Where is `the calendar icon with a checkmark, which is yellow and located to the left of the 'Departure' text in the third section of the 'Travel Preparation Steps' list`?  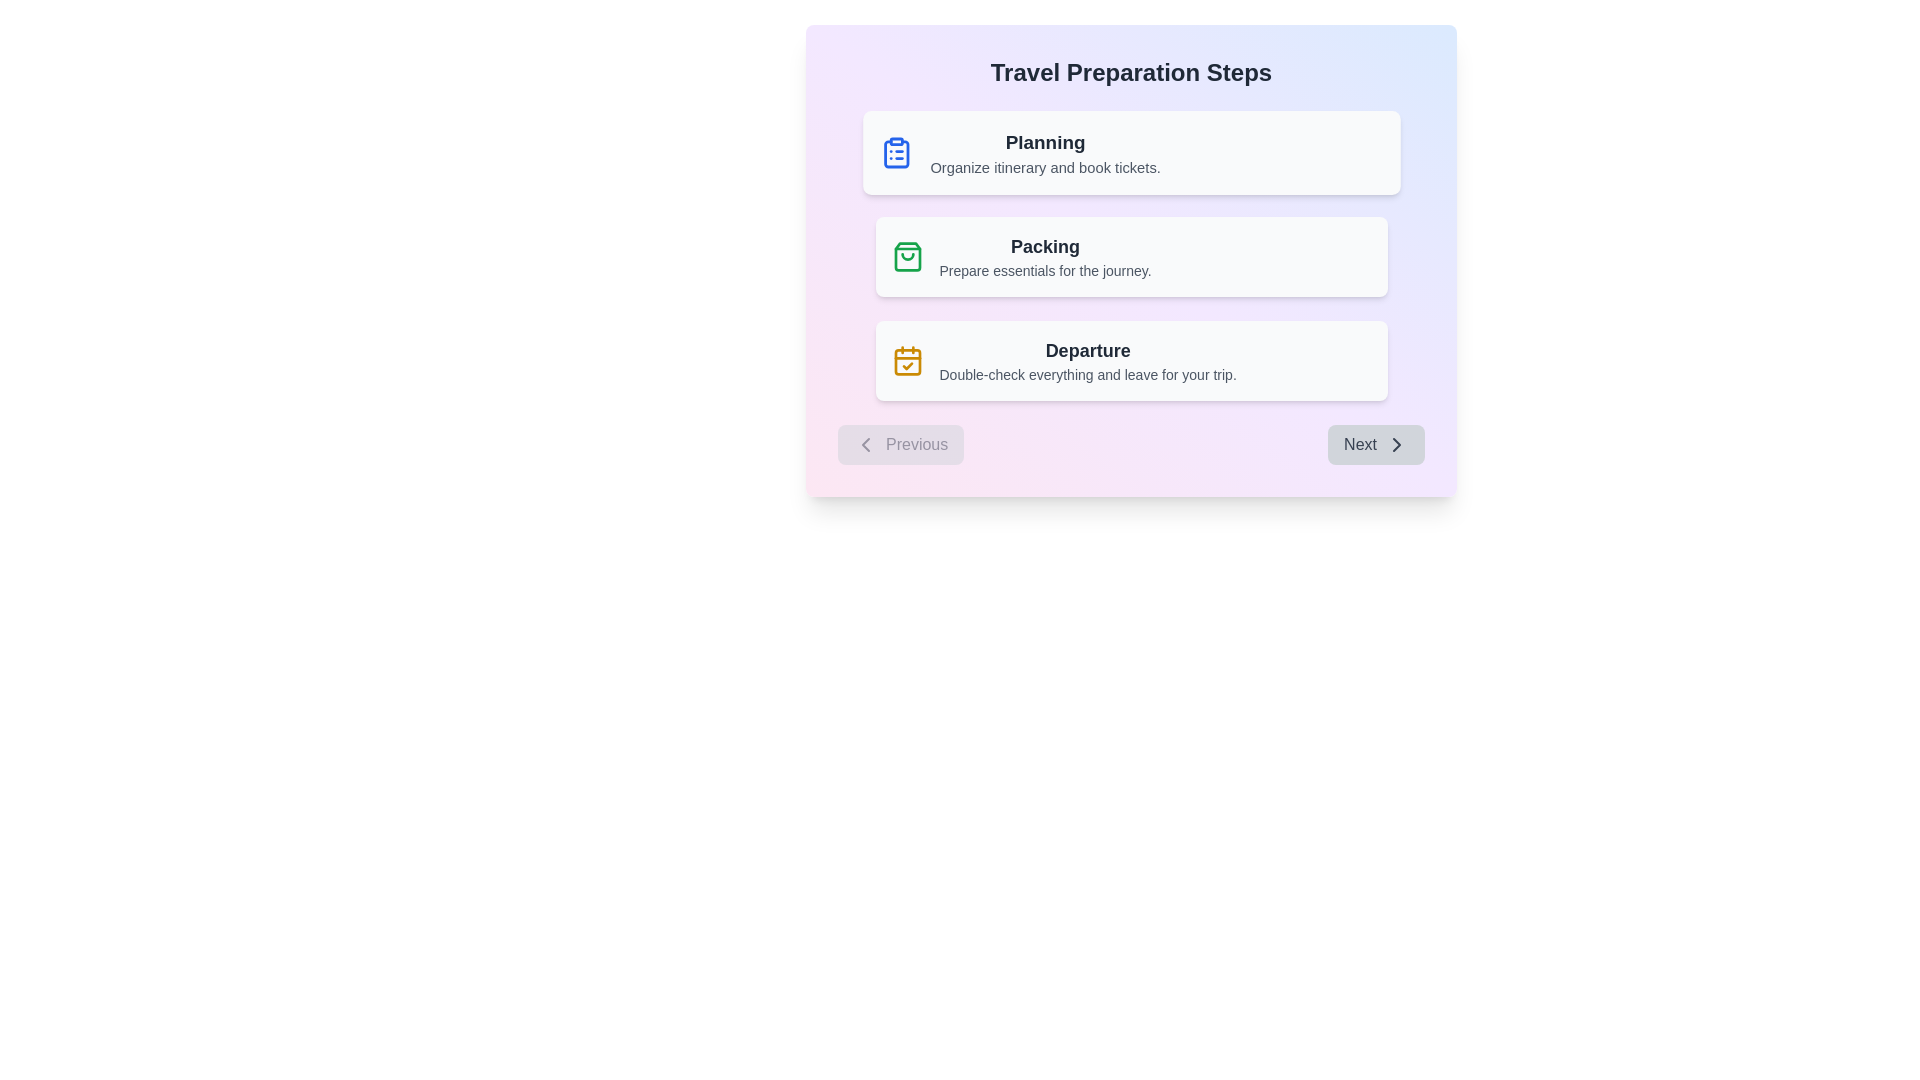
the calendar icon with a checkmark, which is yellow and located to the left of the 'Departure' text in the third section of the 'Travel Preparation Steps' list is located at coordinates (906, 361).